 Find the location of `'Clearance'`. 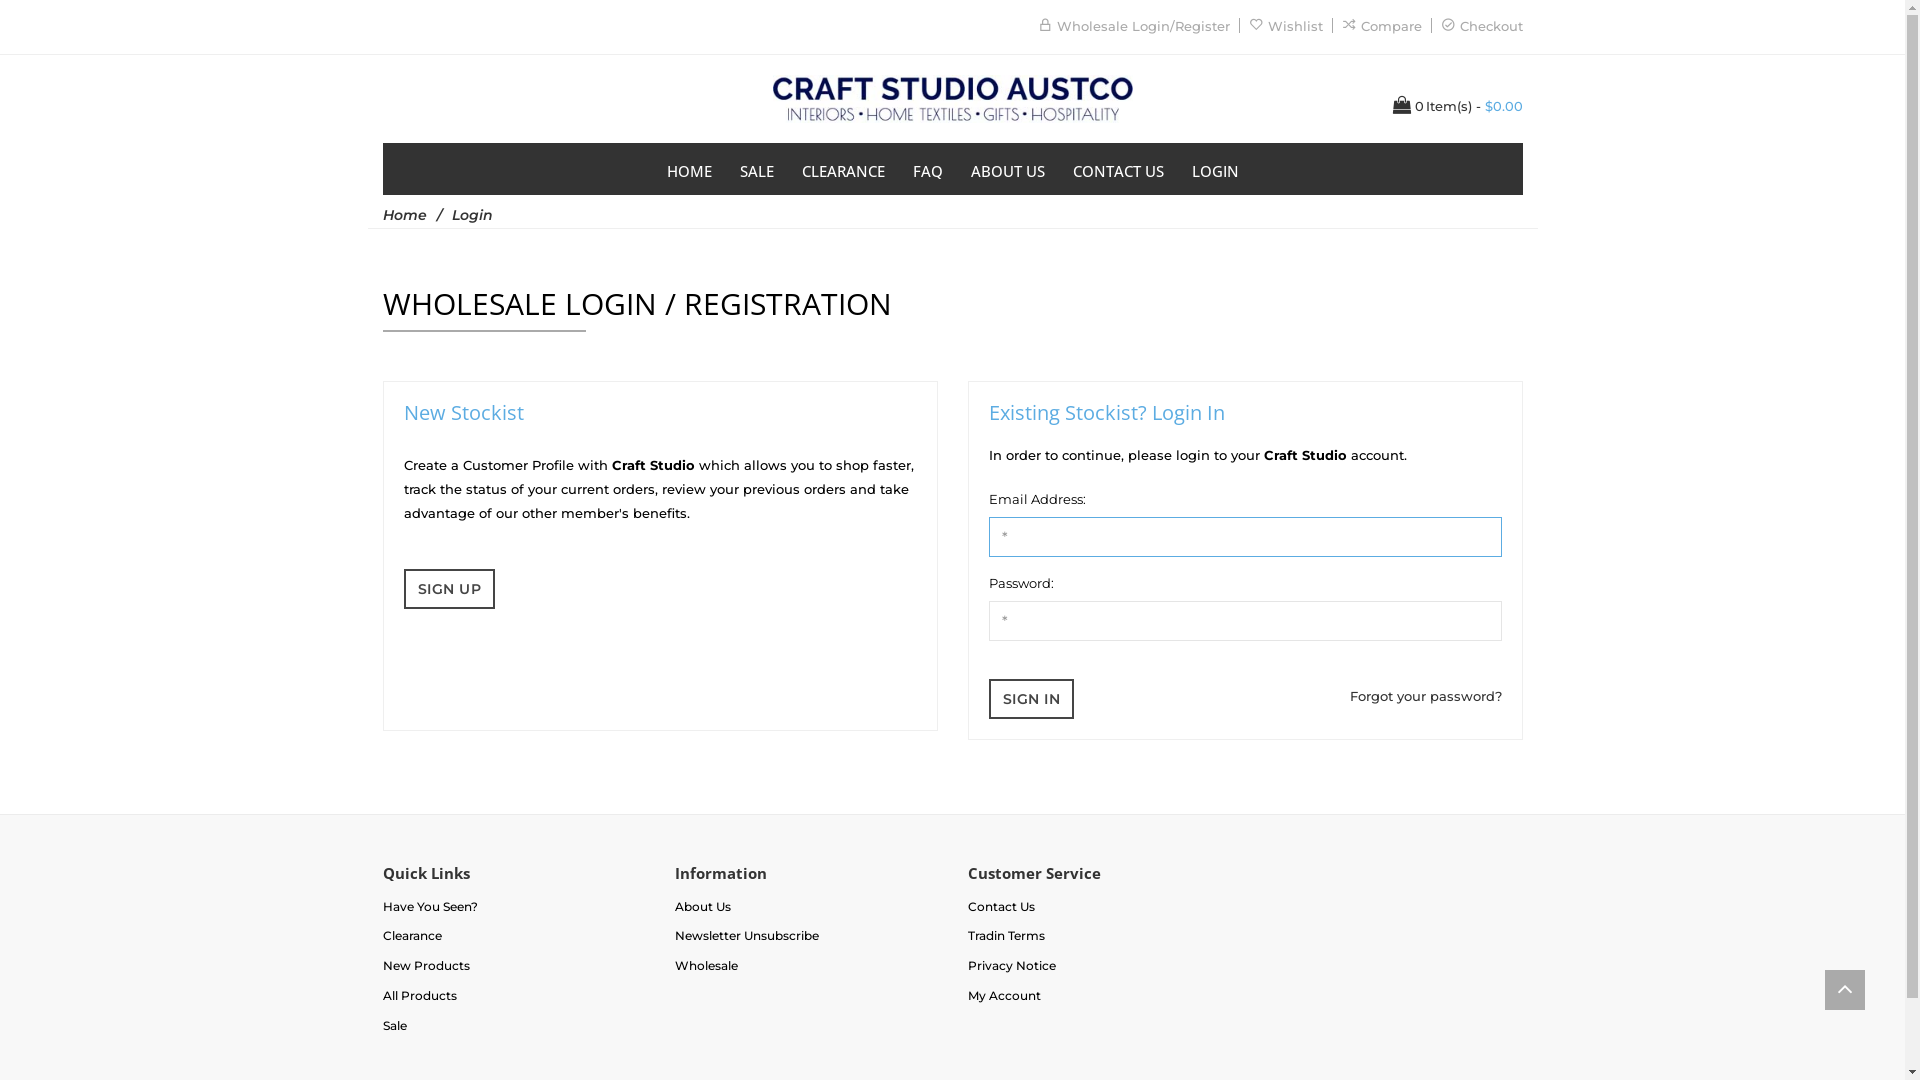

'Clearance' is located at coordinates (410, 935).